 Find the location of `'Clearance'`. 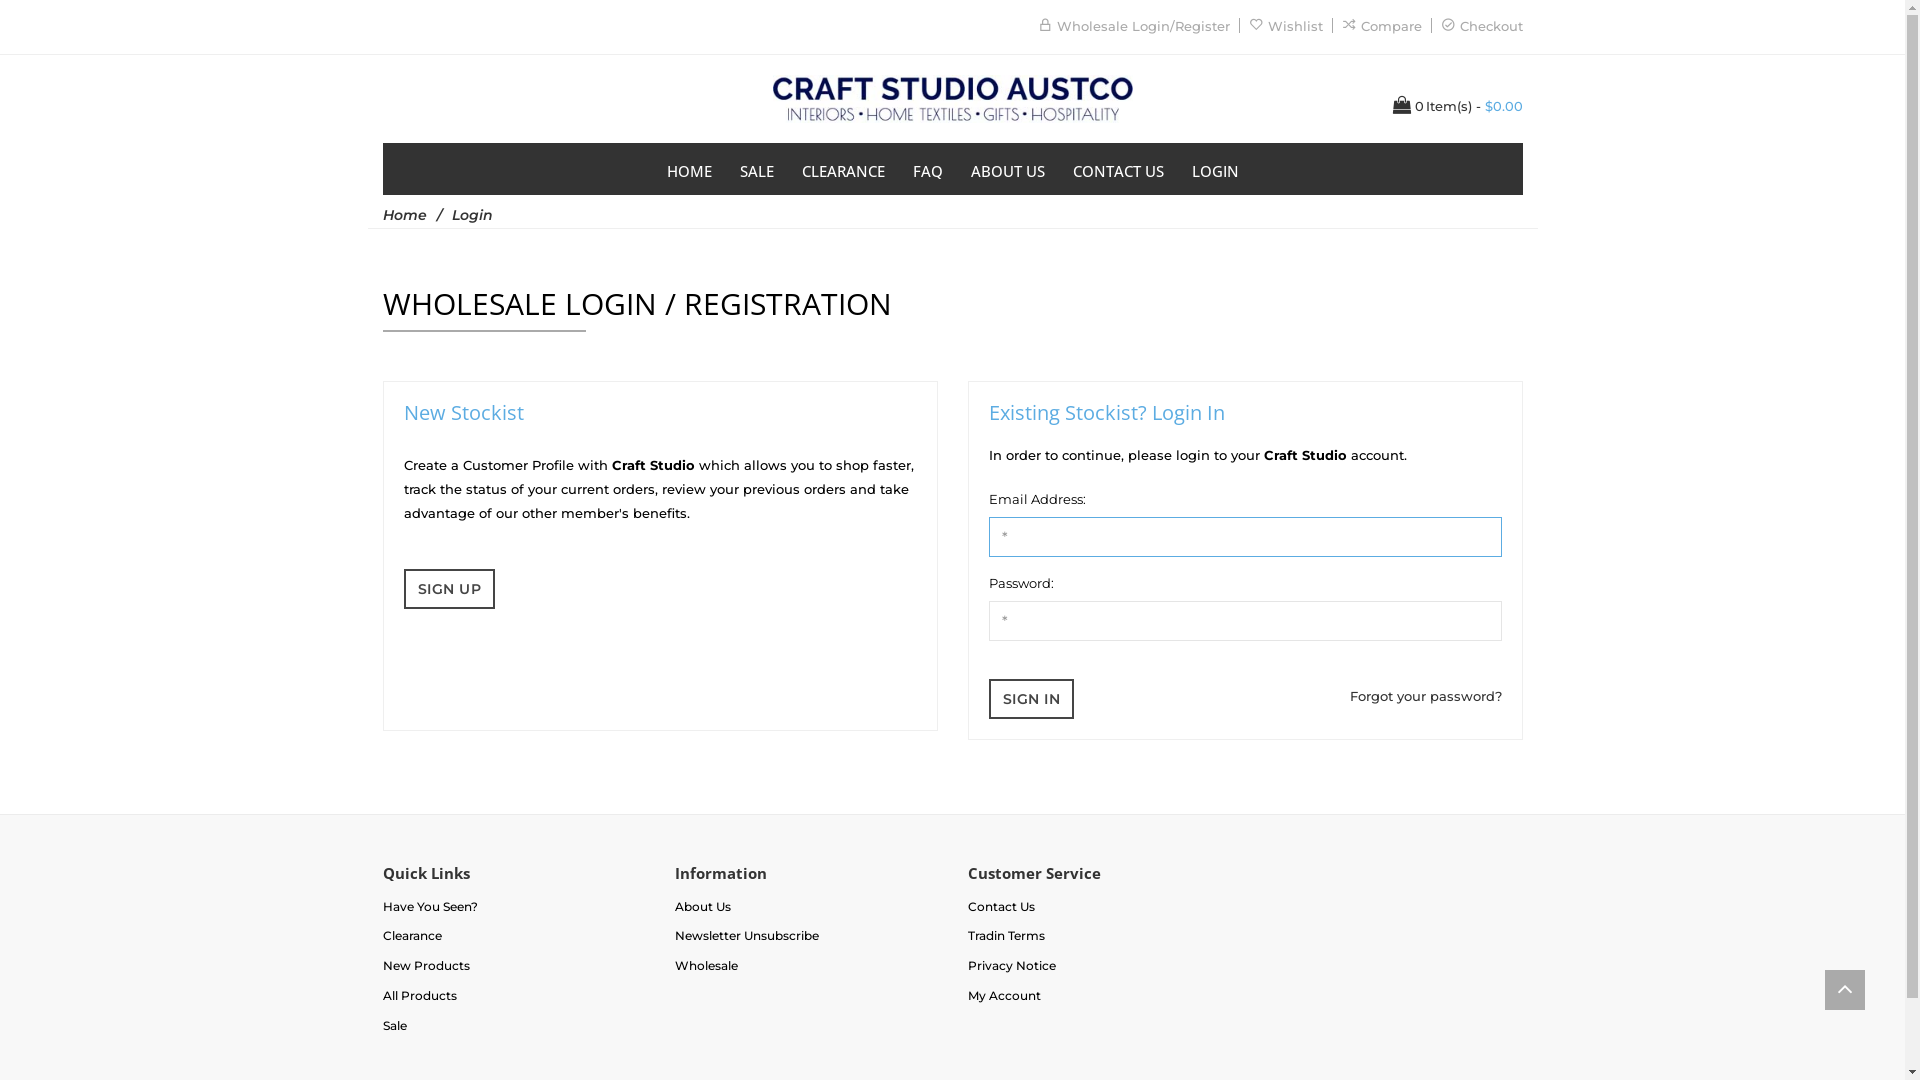

'Clearance' is located at coordinates (410, 935).